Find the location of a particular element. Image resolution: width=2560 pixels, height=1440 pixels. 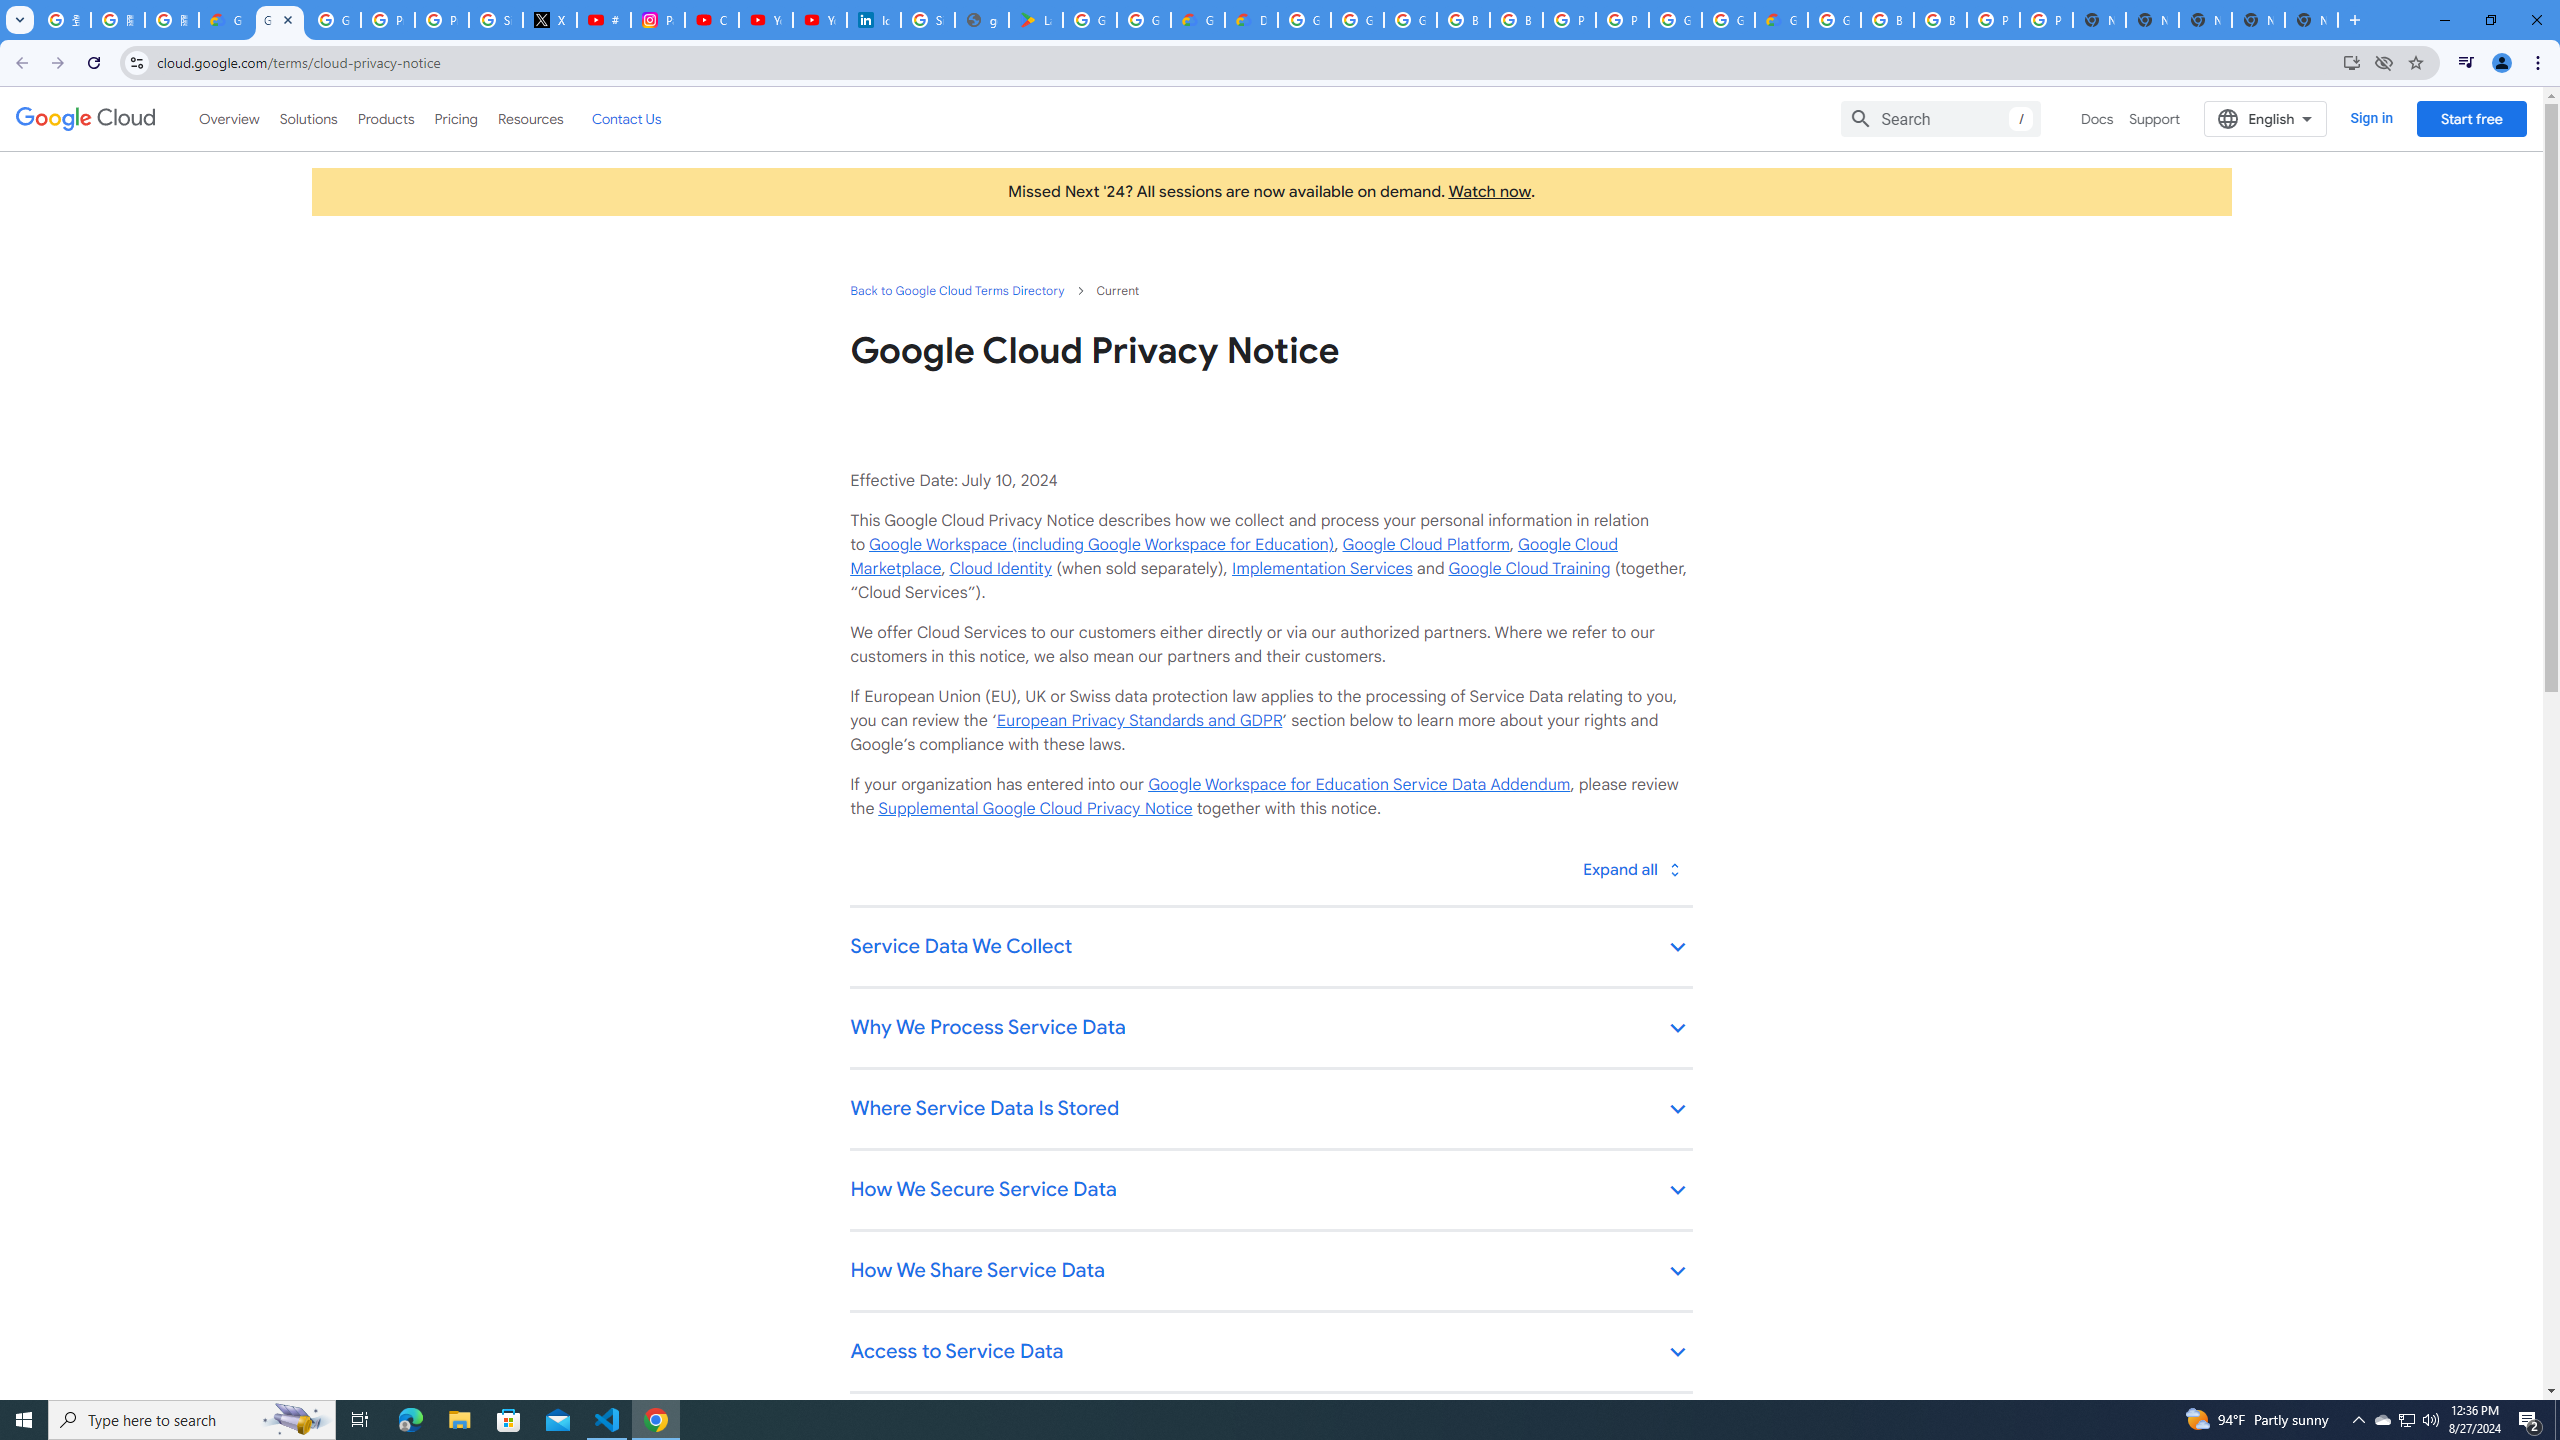

'Docs' is located at coordinates (2096, 118).